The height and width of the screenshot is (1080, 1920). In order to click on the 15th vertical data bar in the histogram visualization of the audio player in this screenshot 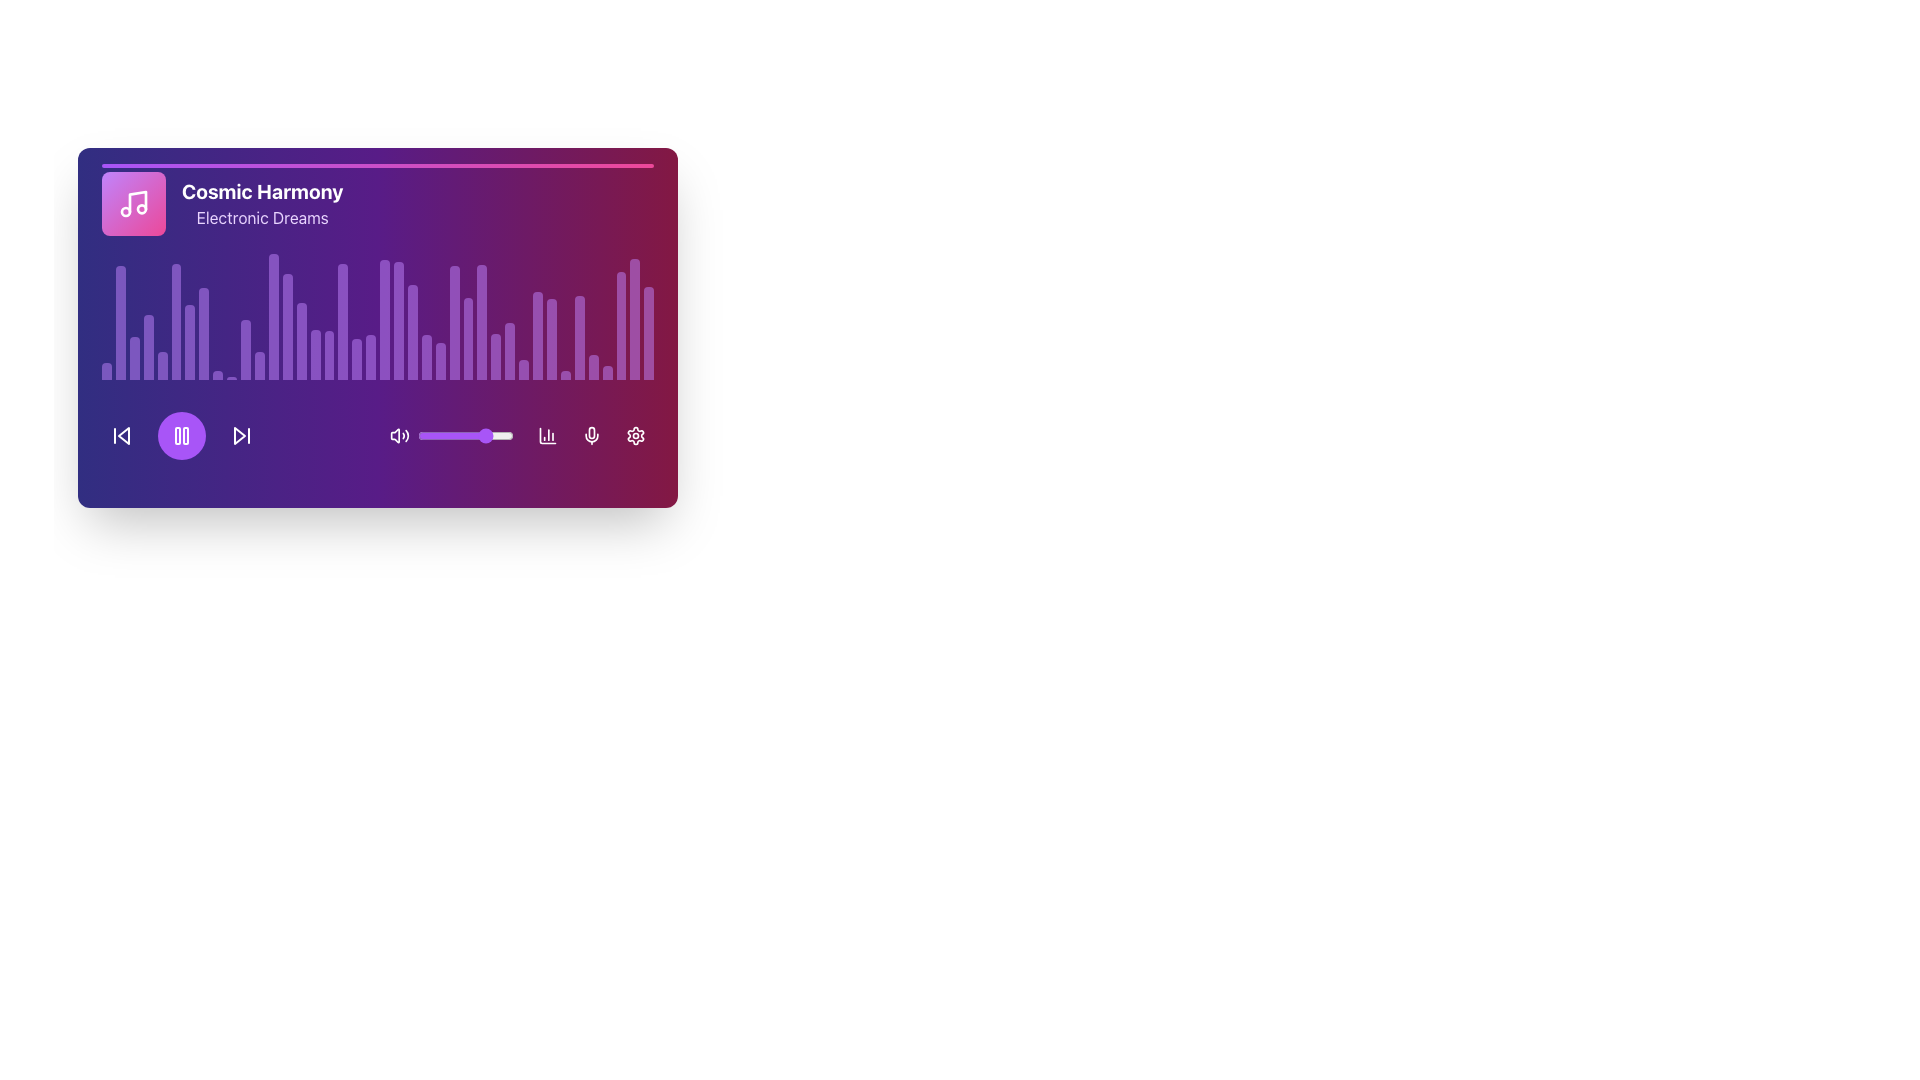, I will do `click(300, 340)`.